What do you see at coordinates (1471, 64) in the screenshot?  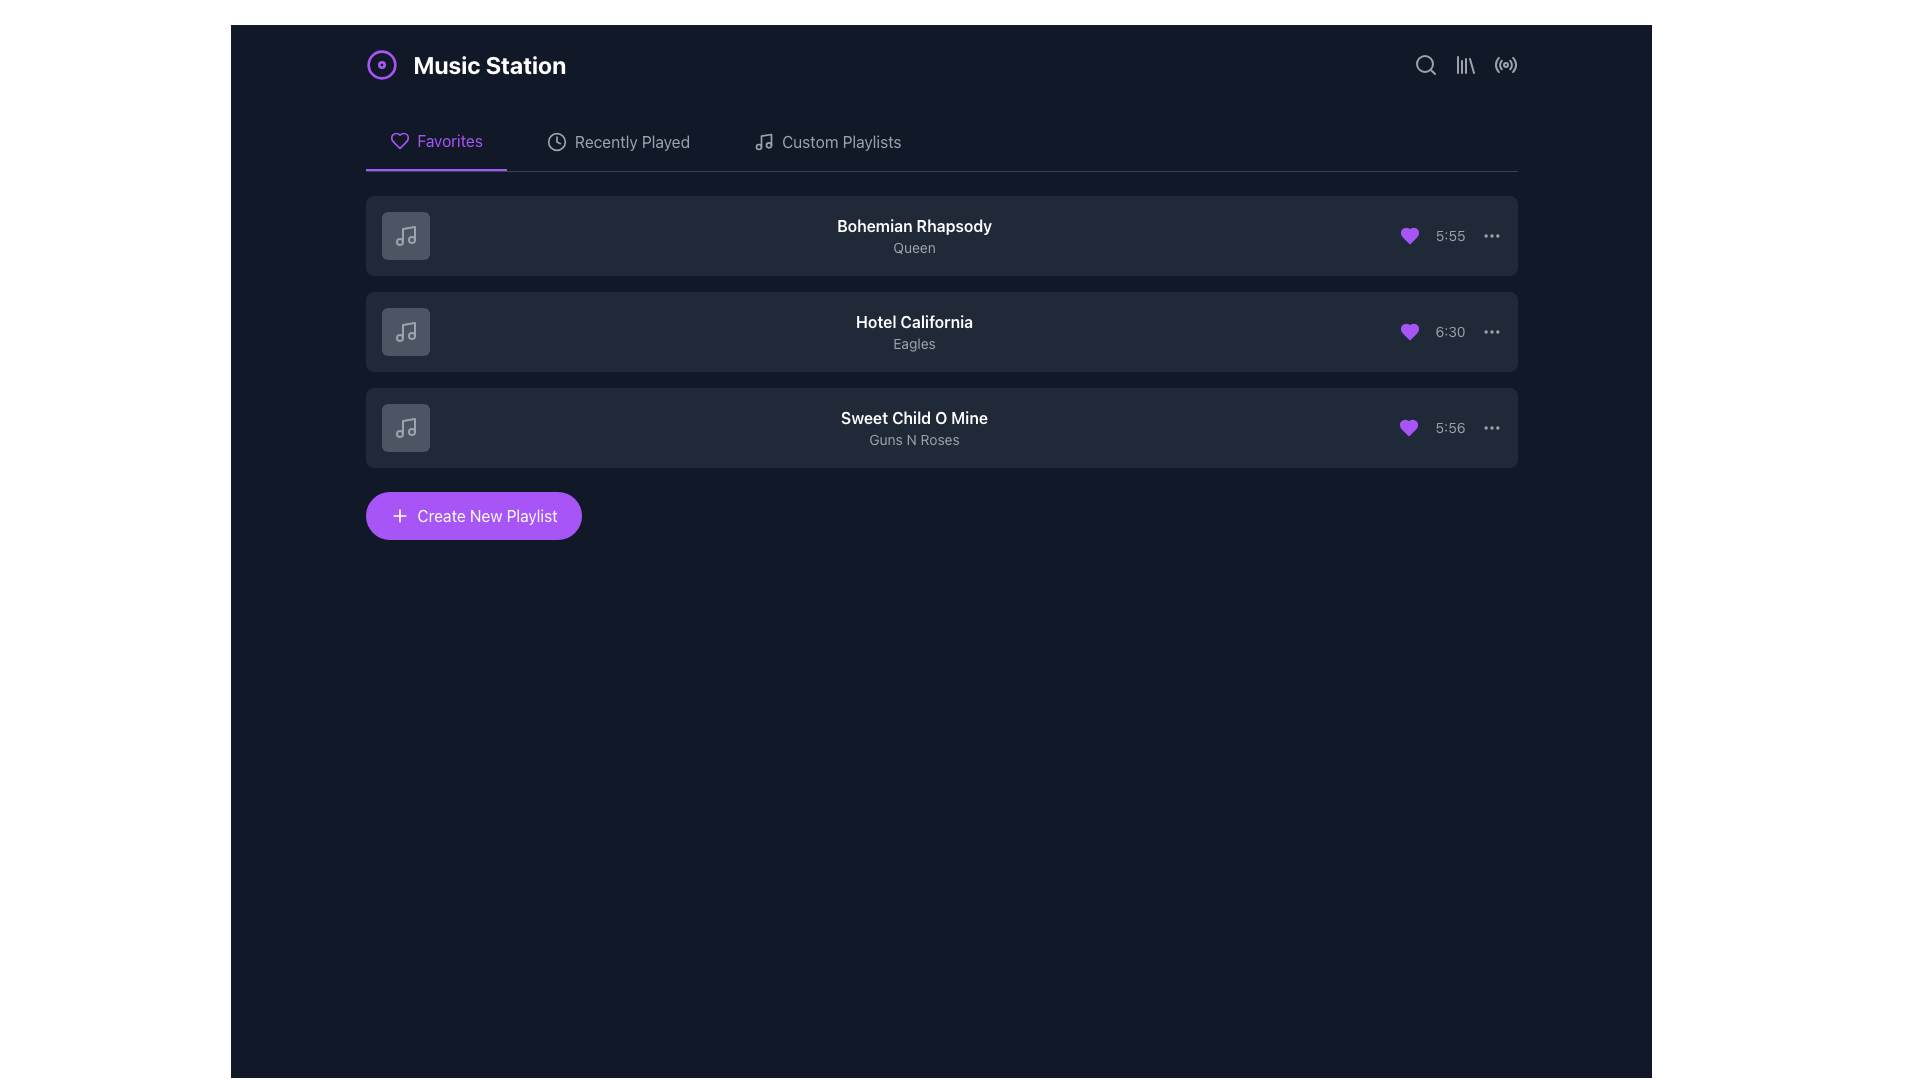 I see `the fourth line element of the SVG graphic in the top-right corner of the interface` at bounding box center [1471, 64].